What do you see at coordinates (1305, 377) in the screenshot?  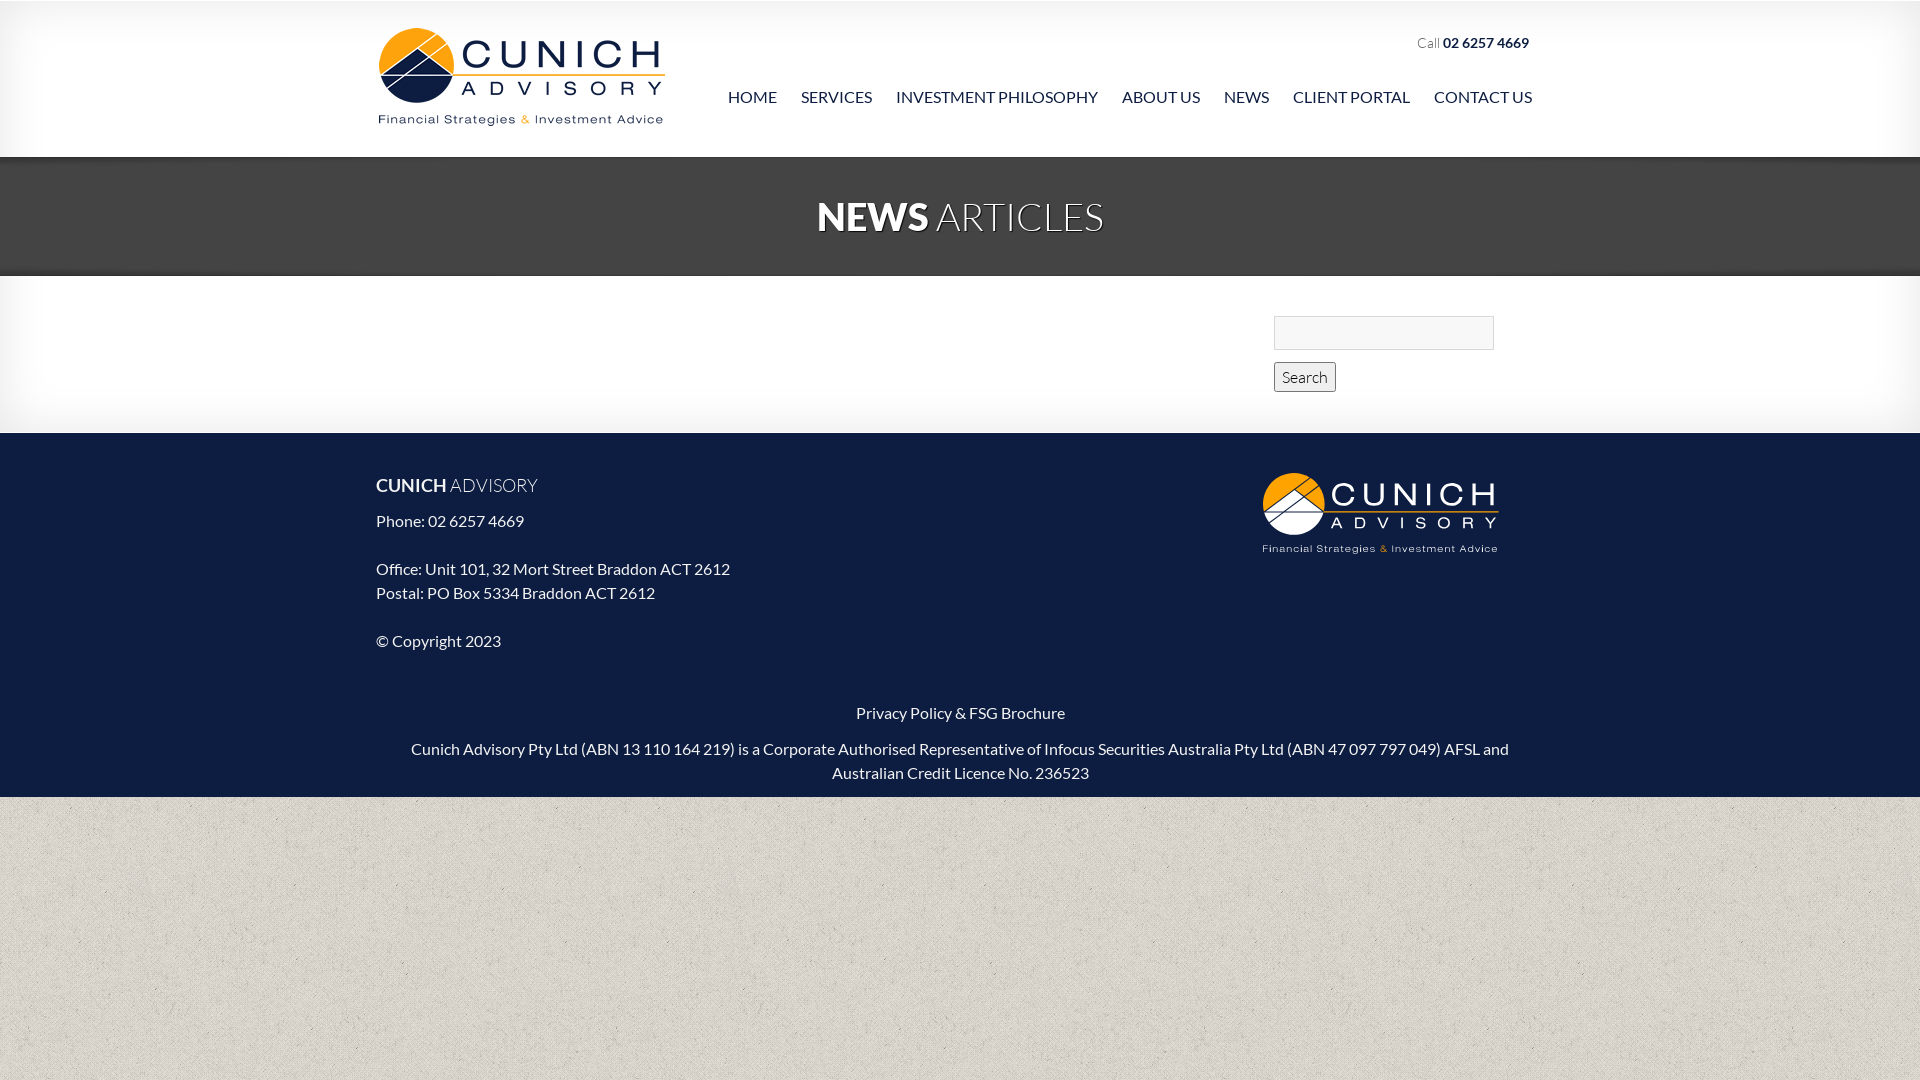 I see `'Search'` at bounding box center [1305, 377].